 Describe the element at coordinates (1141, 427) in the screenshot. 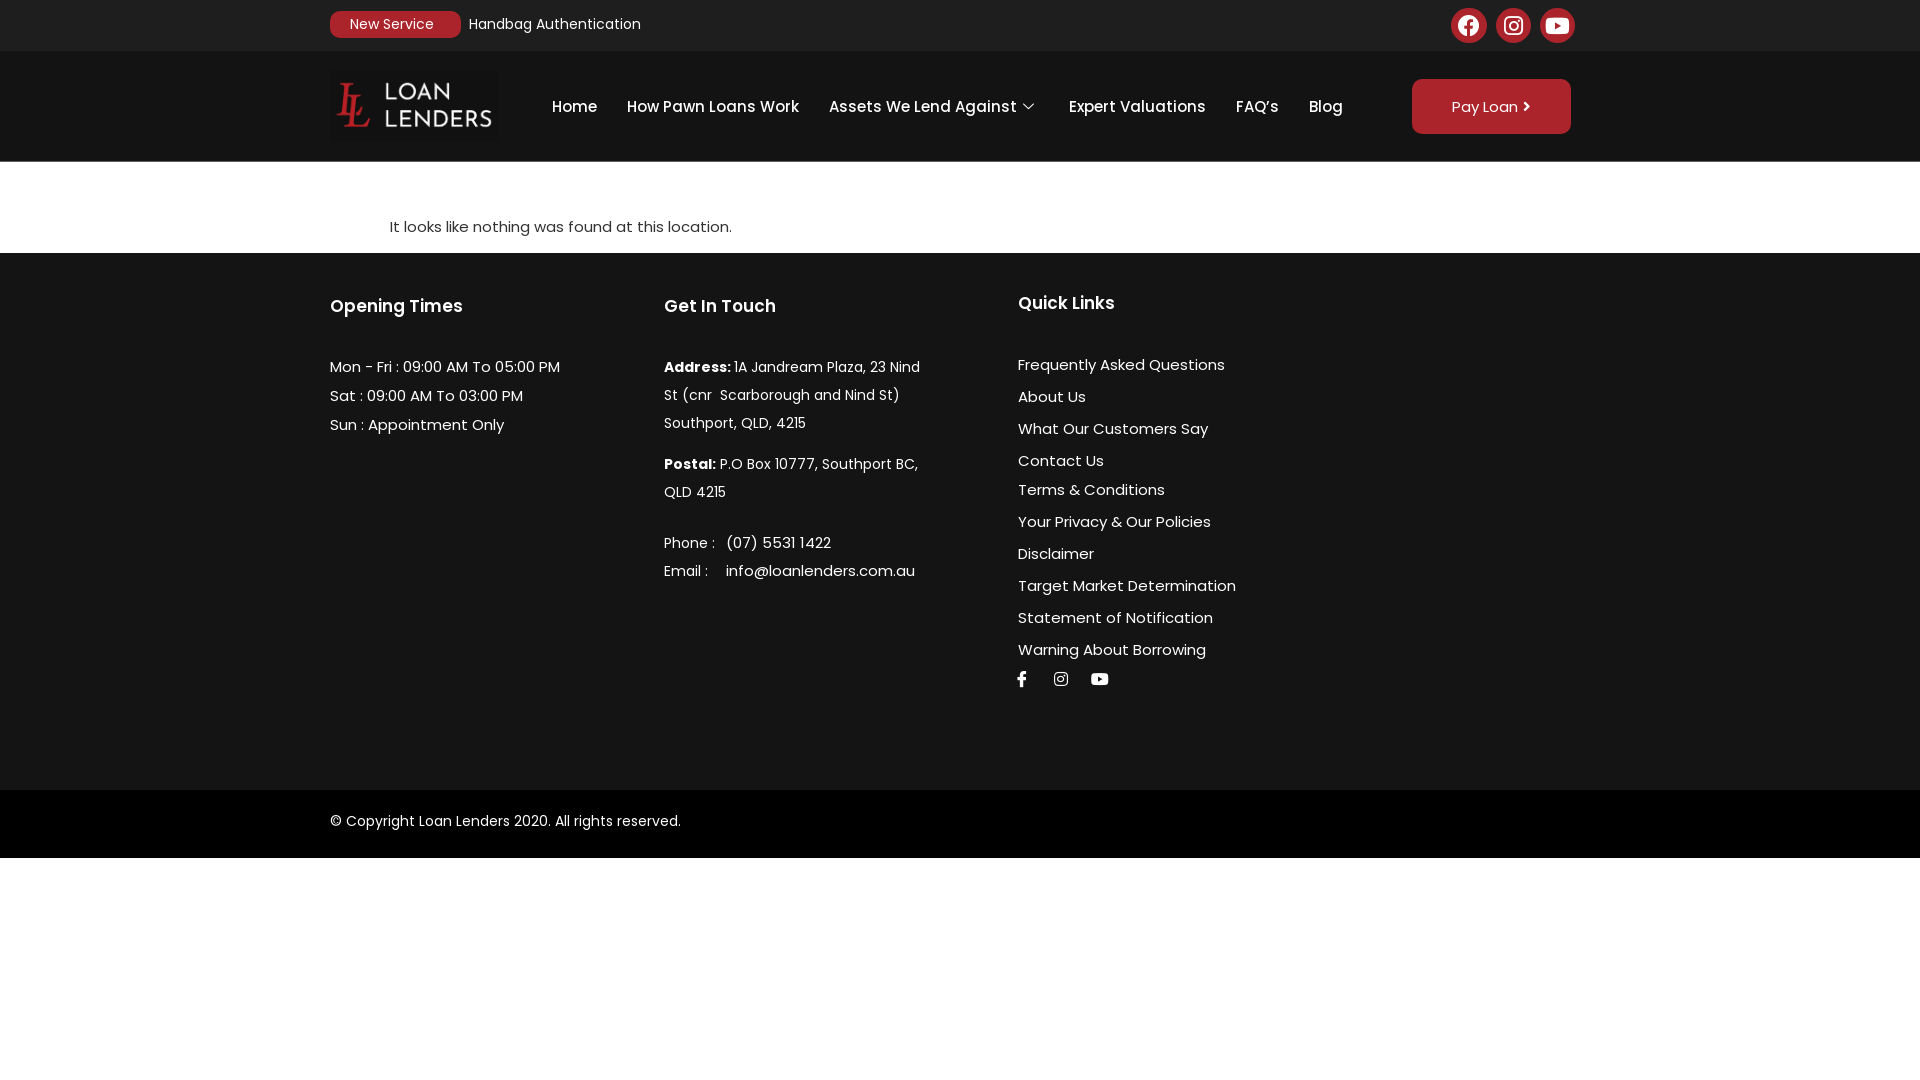

I see `'What Our Customers Say'` at that location.